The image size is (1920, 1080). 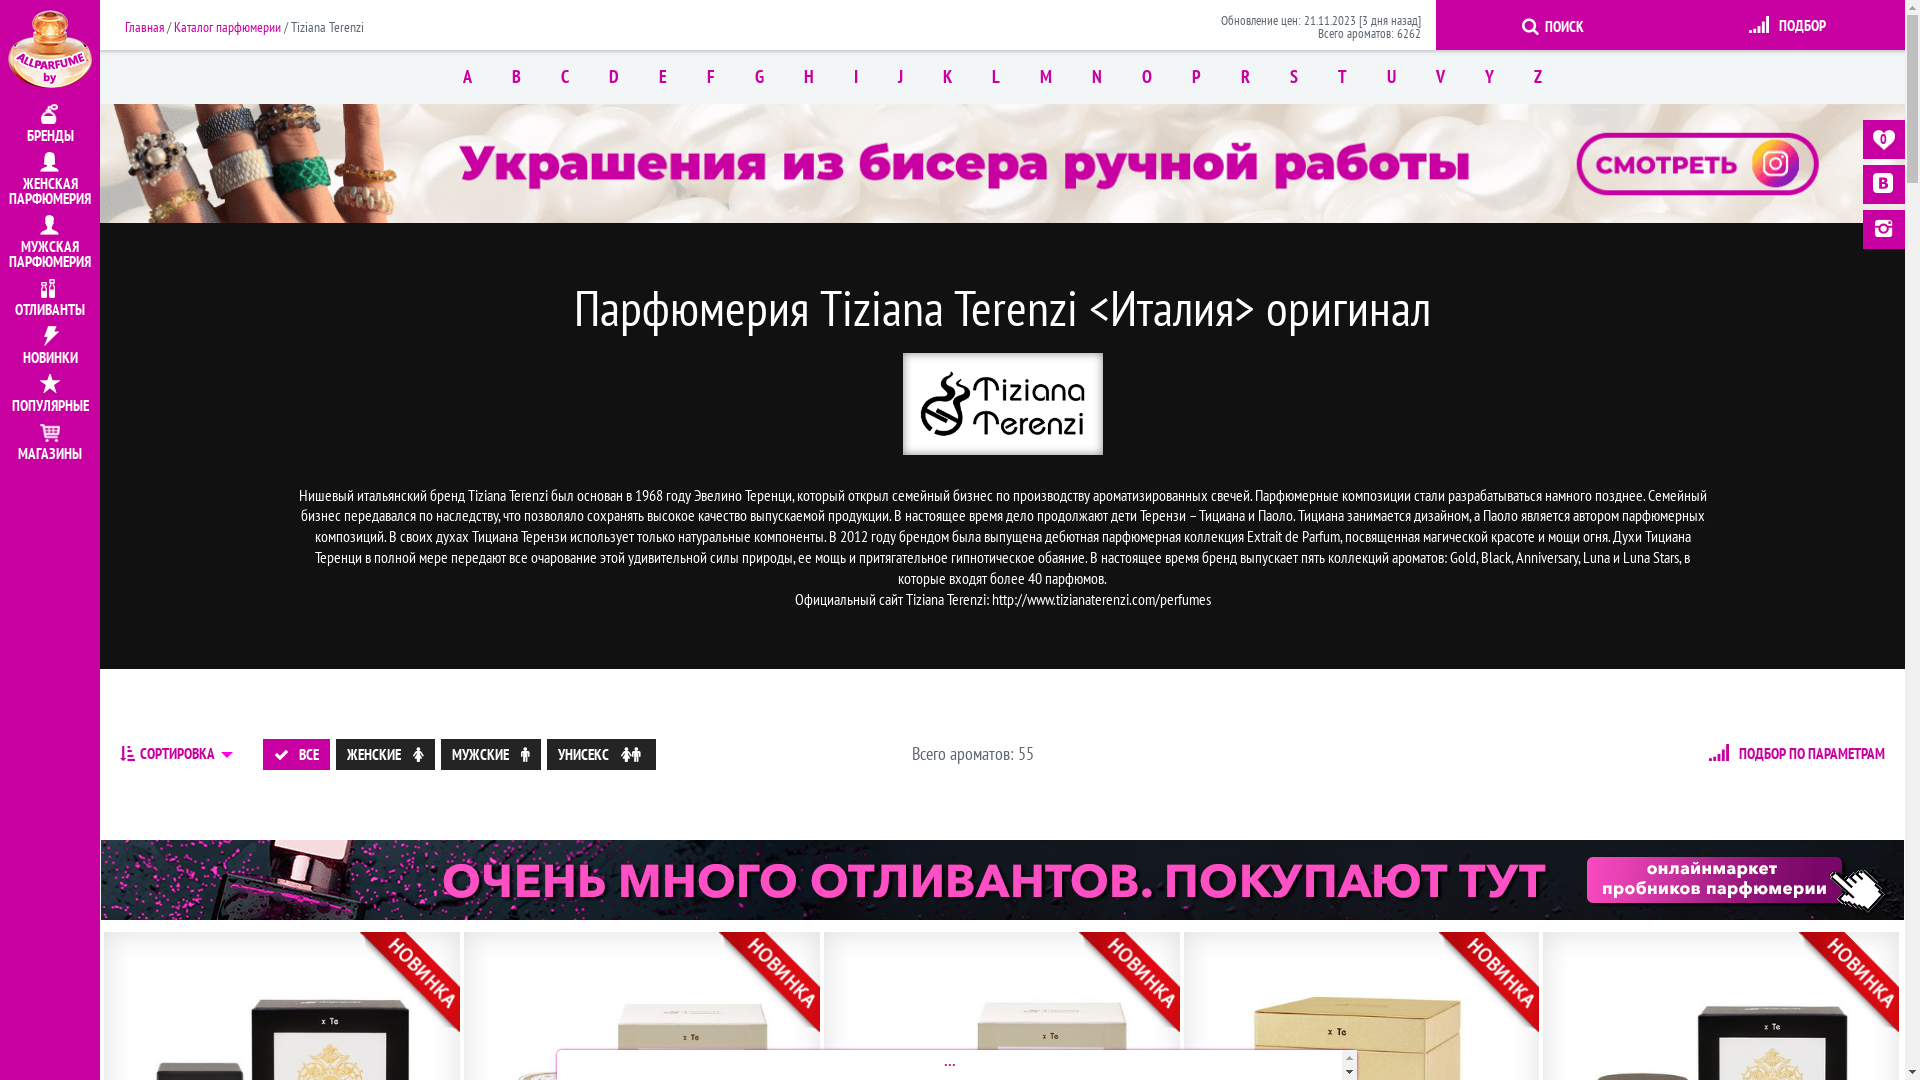 What do you see at coordinates (1440, 76) in the screenshot?
I see `'V'` at bounding box center [1440, 76].